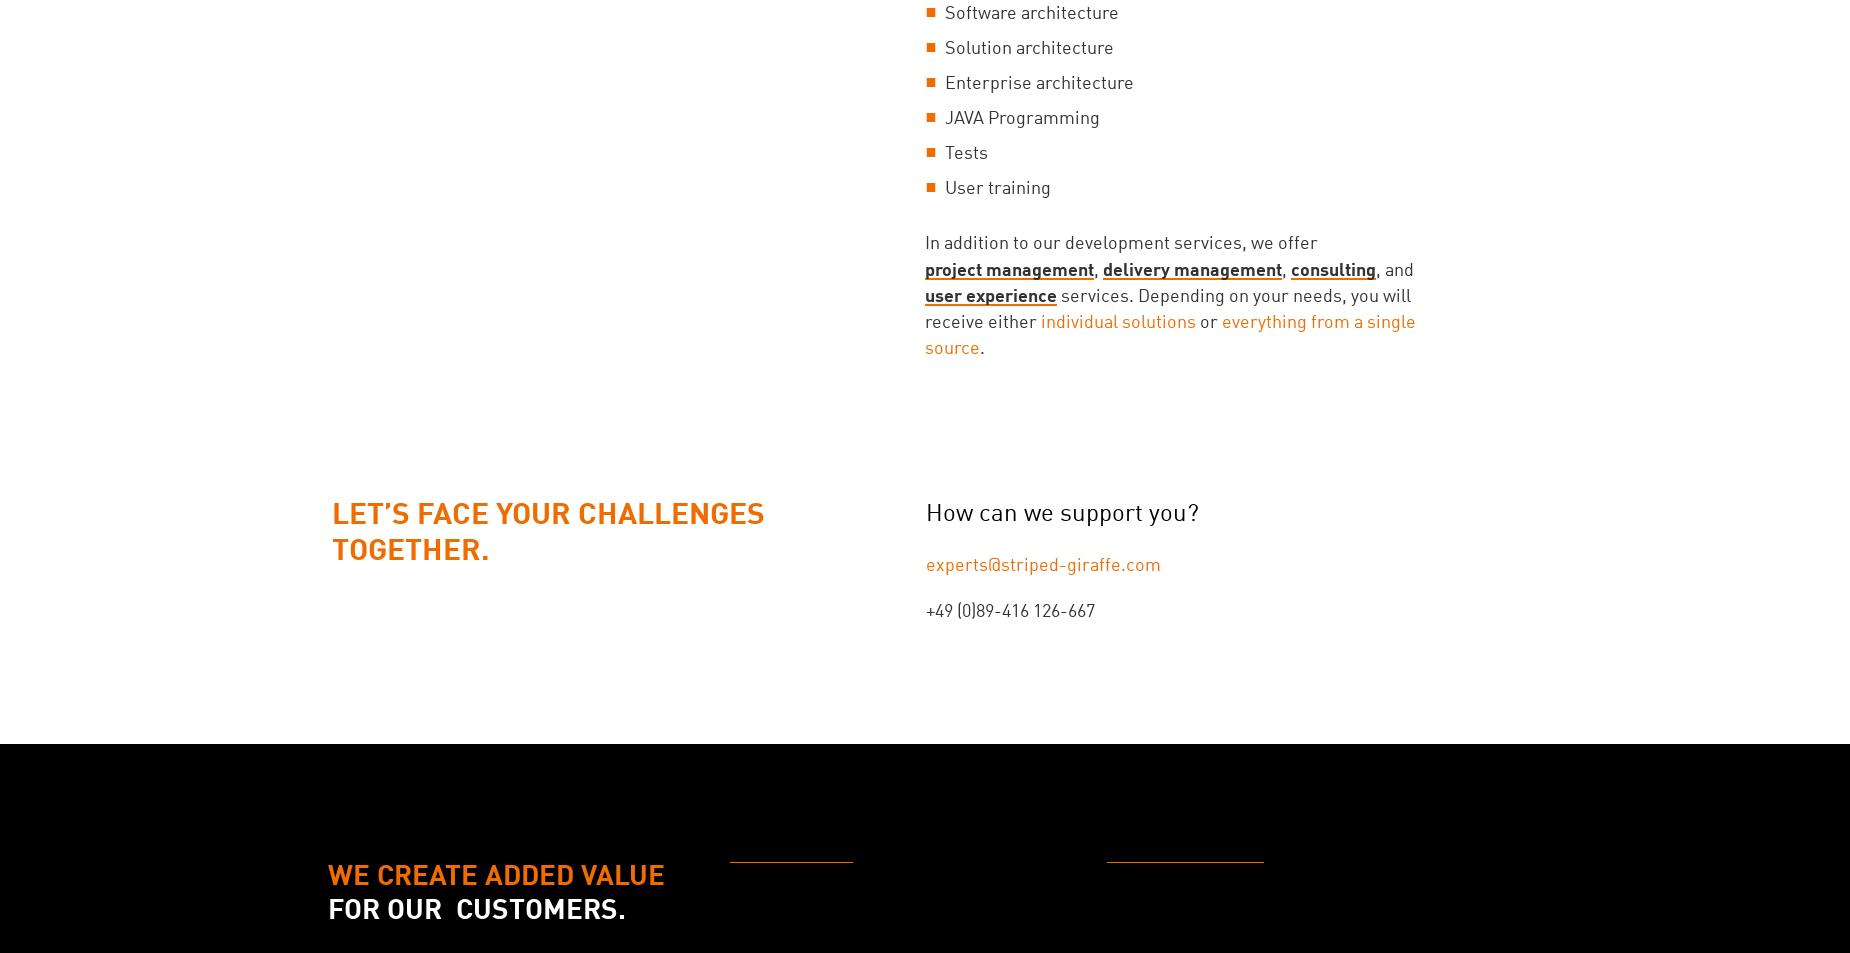 Image resolution: width=1850 pixels, height=953 pixels. I want to click on 'User training', so click(943, 187).